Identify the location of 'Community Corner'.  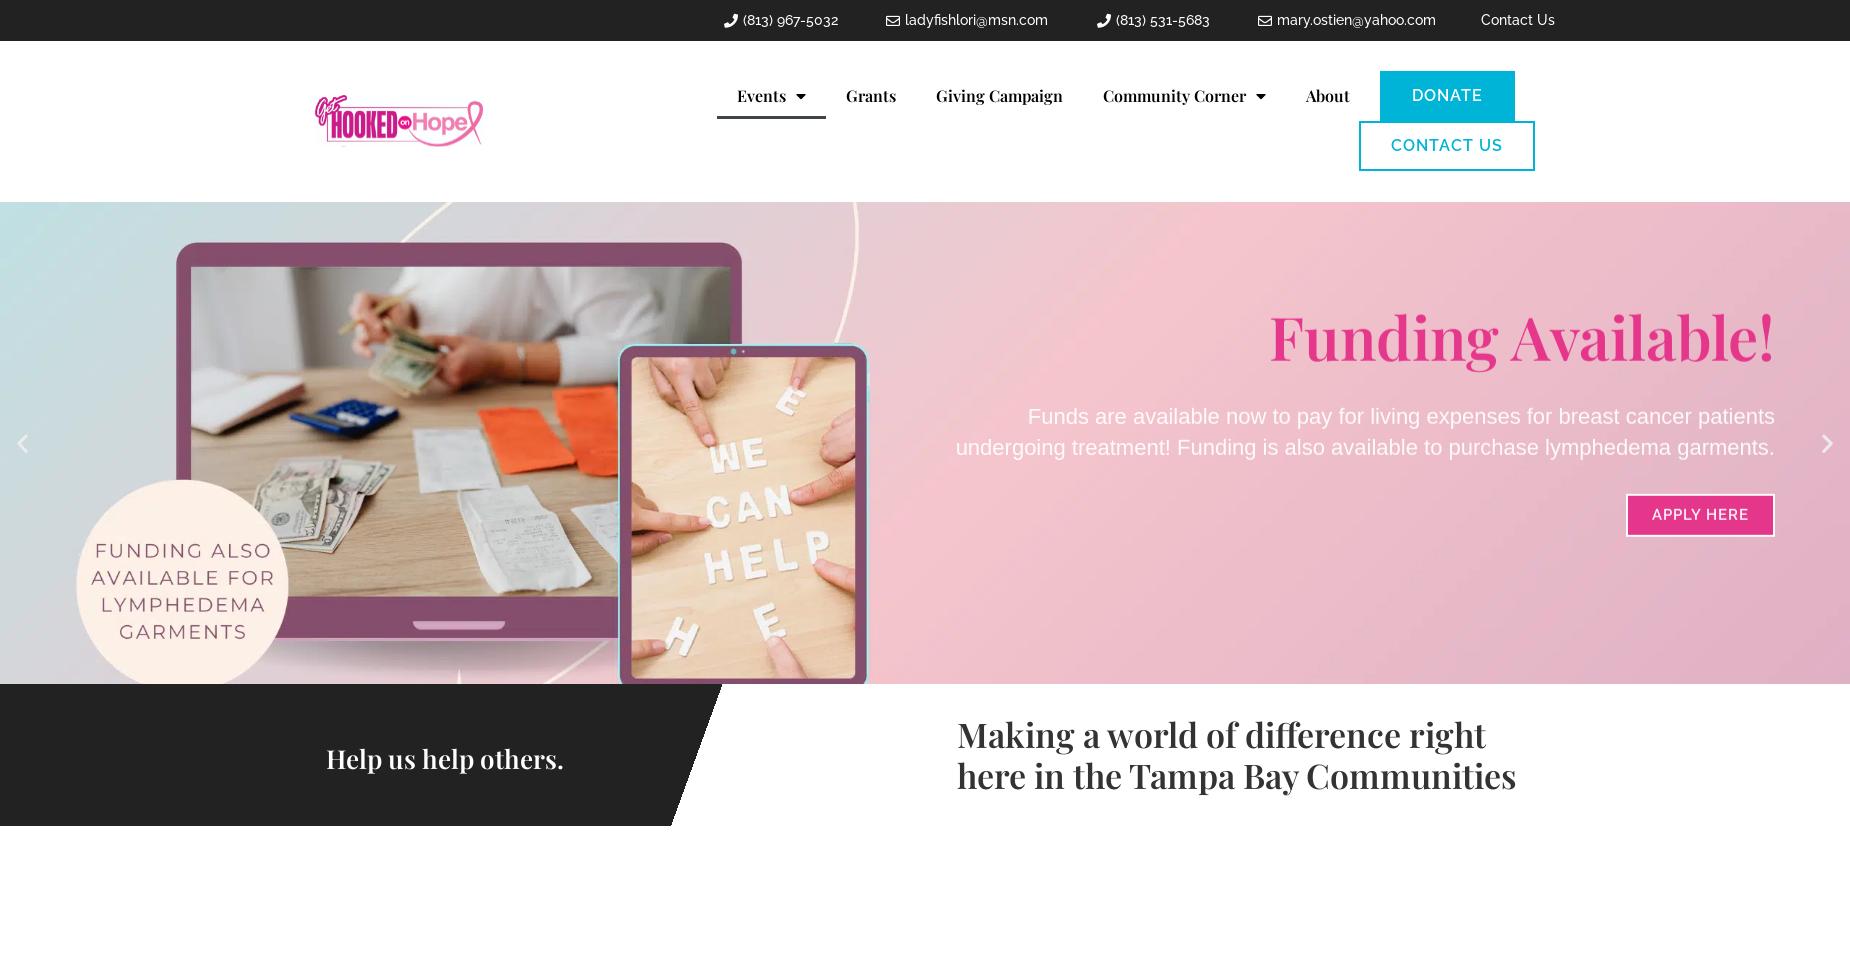
(1172, 94).